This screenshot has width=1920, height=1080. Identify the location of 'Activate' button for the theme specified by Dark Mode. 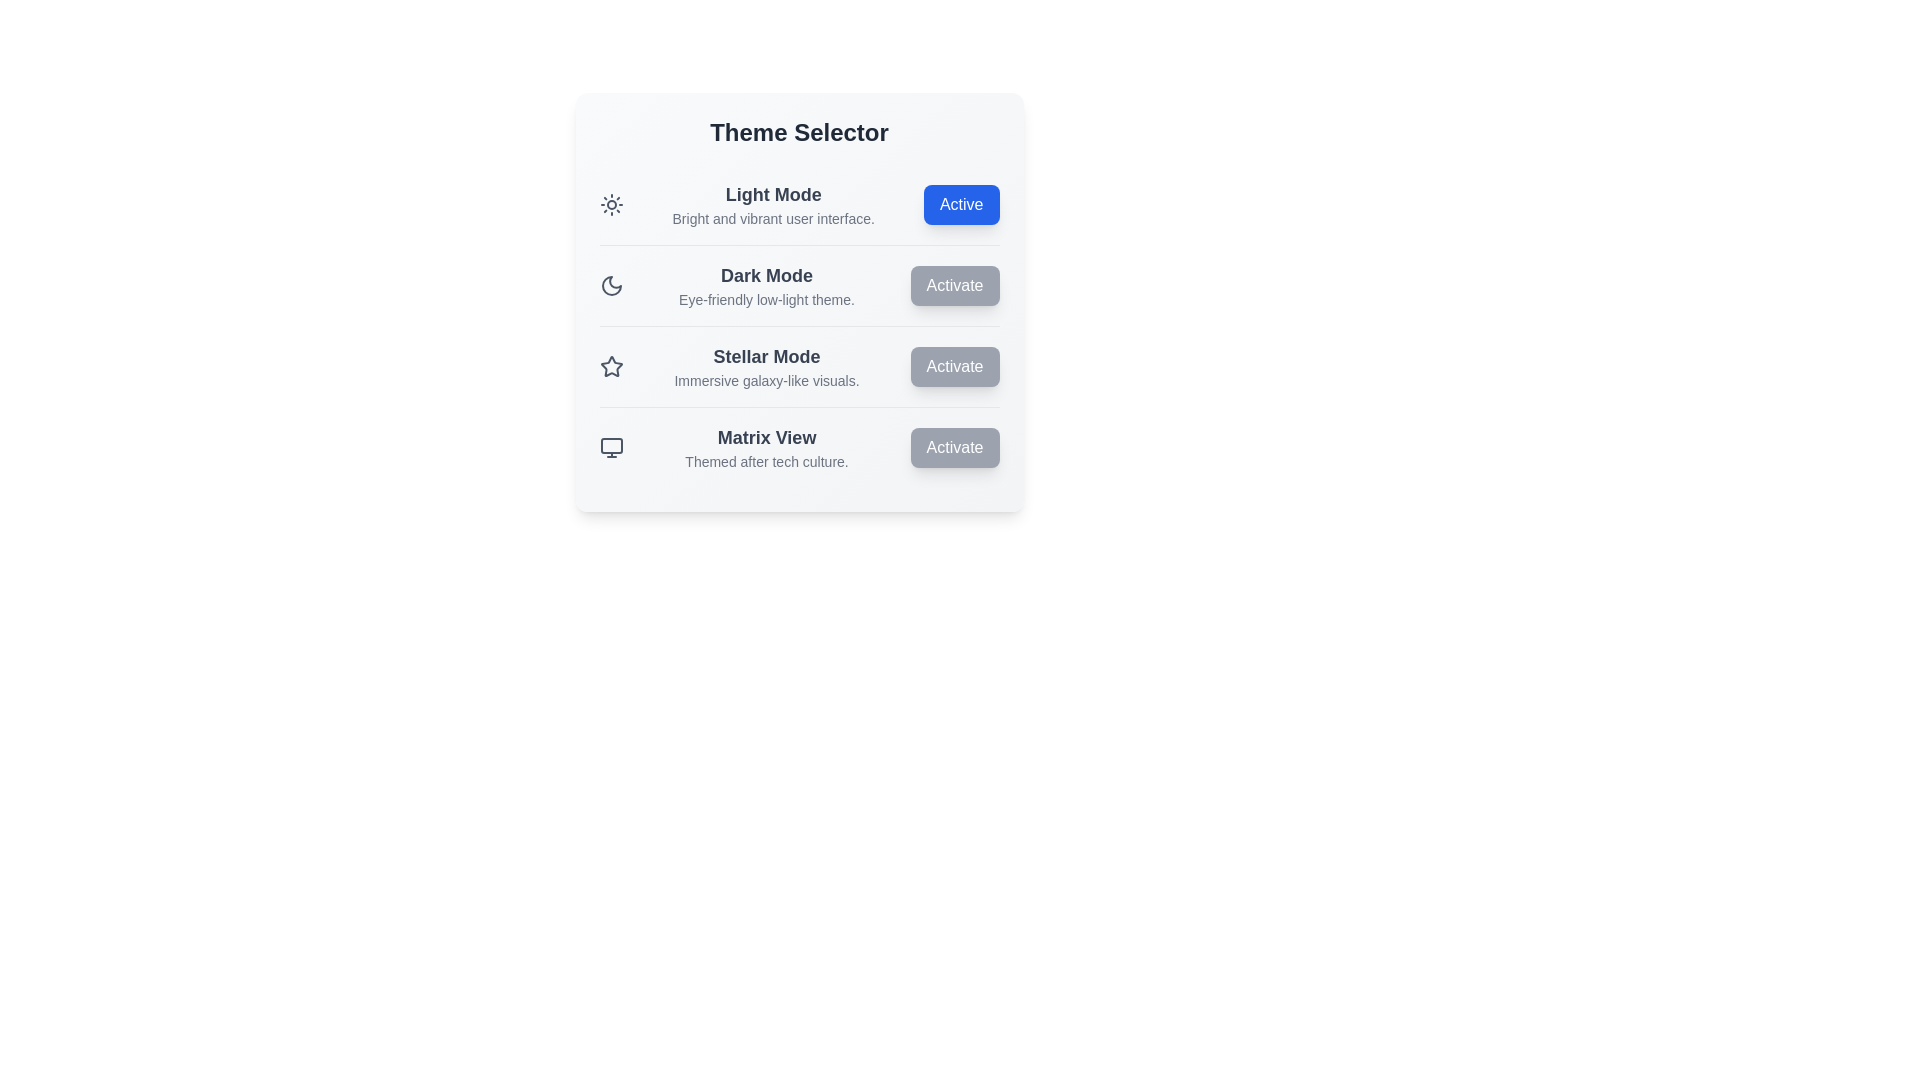
(954, 285).